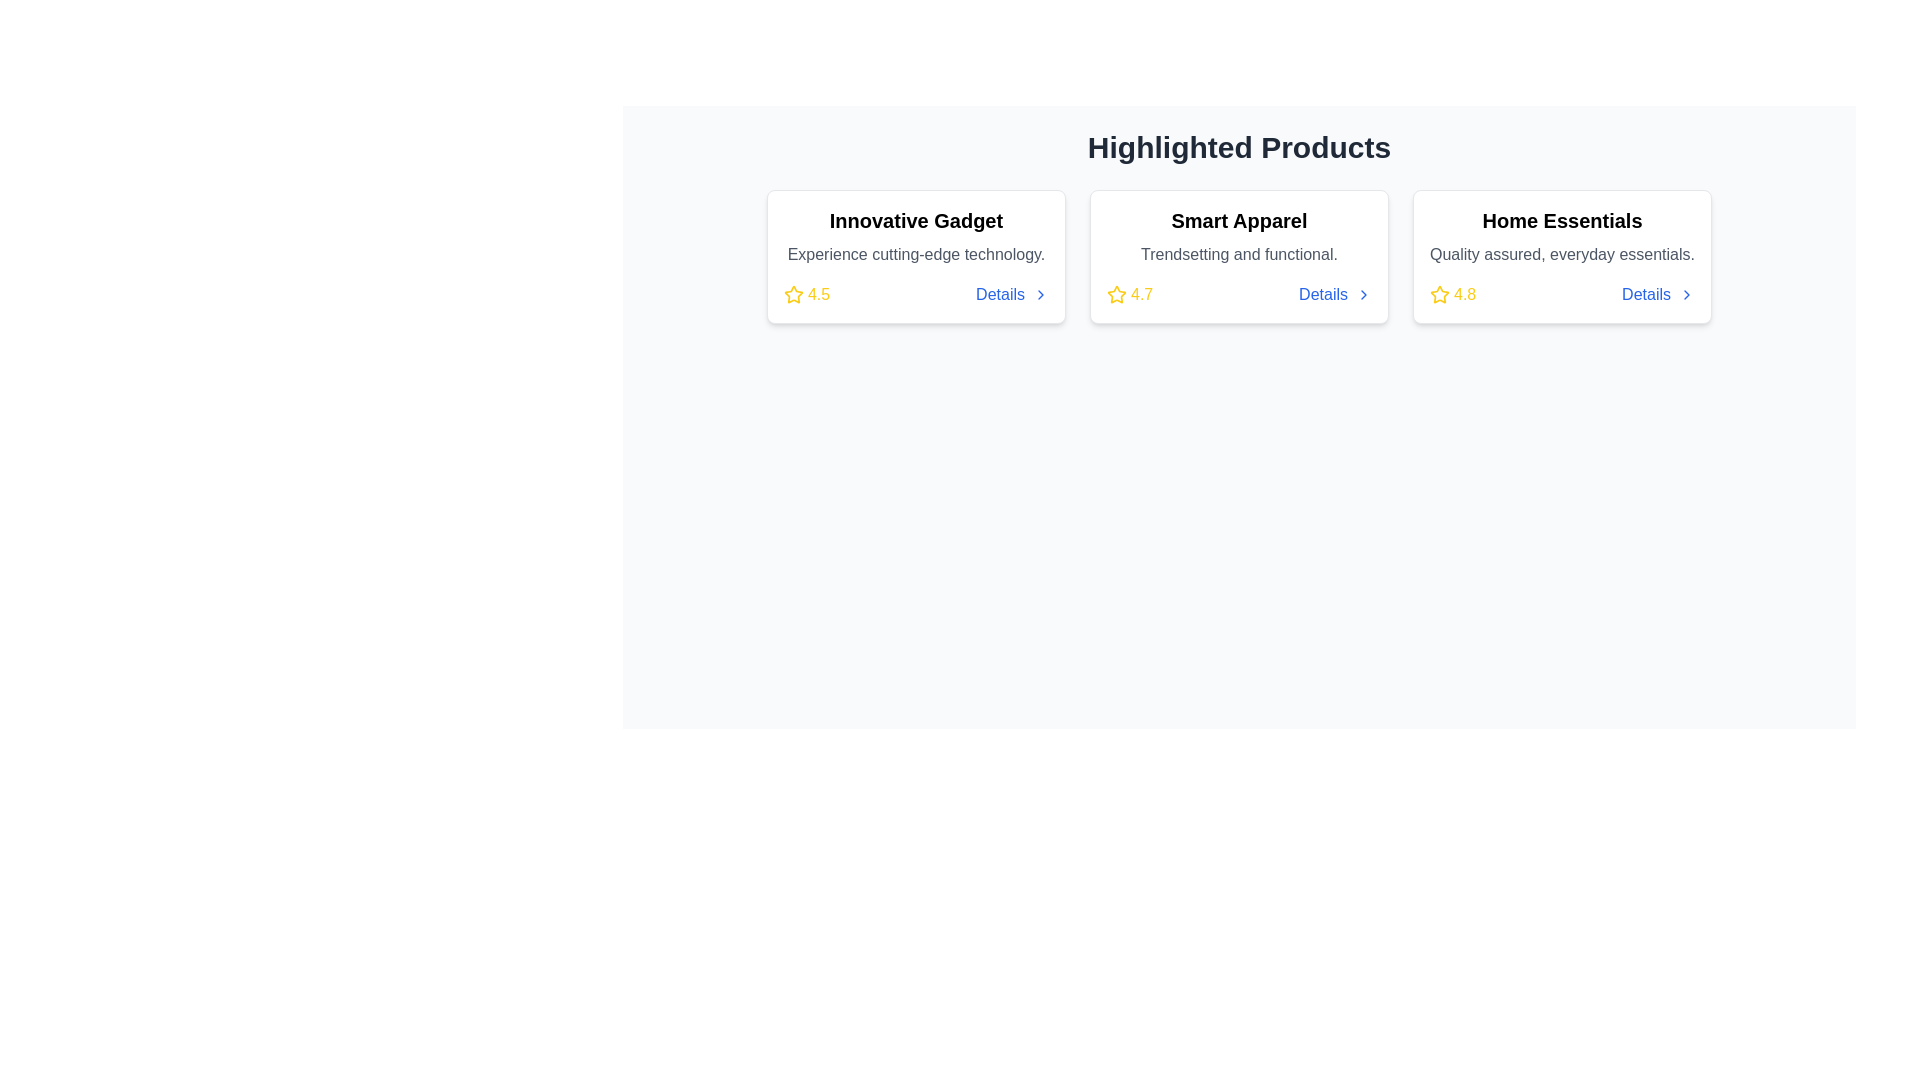 This screenshot has width=1920, height=1080. Describe the element at coordinates (1238, 253) in the screenshot. I see `the text label element that provides a descriptive tagline for the 'Smart Apparel' product, positioned below the title and above the rating and details section` at that location.